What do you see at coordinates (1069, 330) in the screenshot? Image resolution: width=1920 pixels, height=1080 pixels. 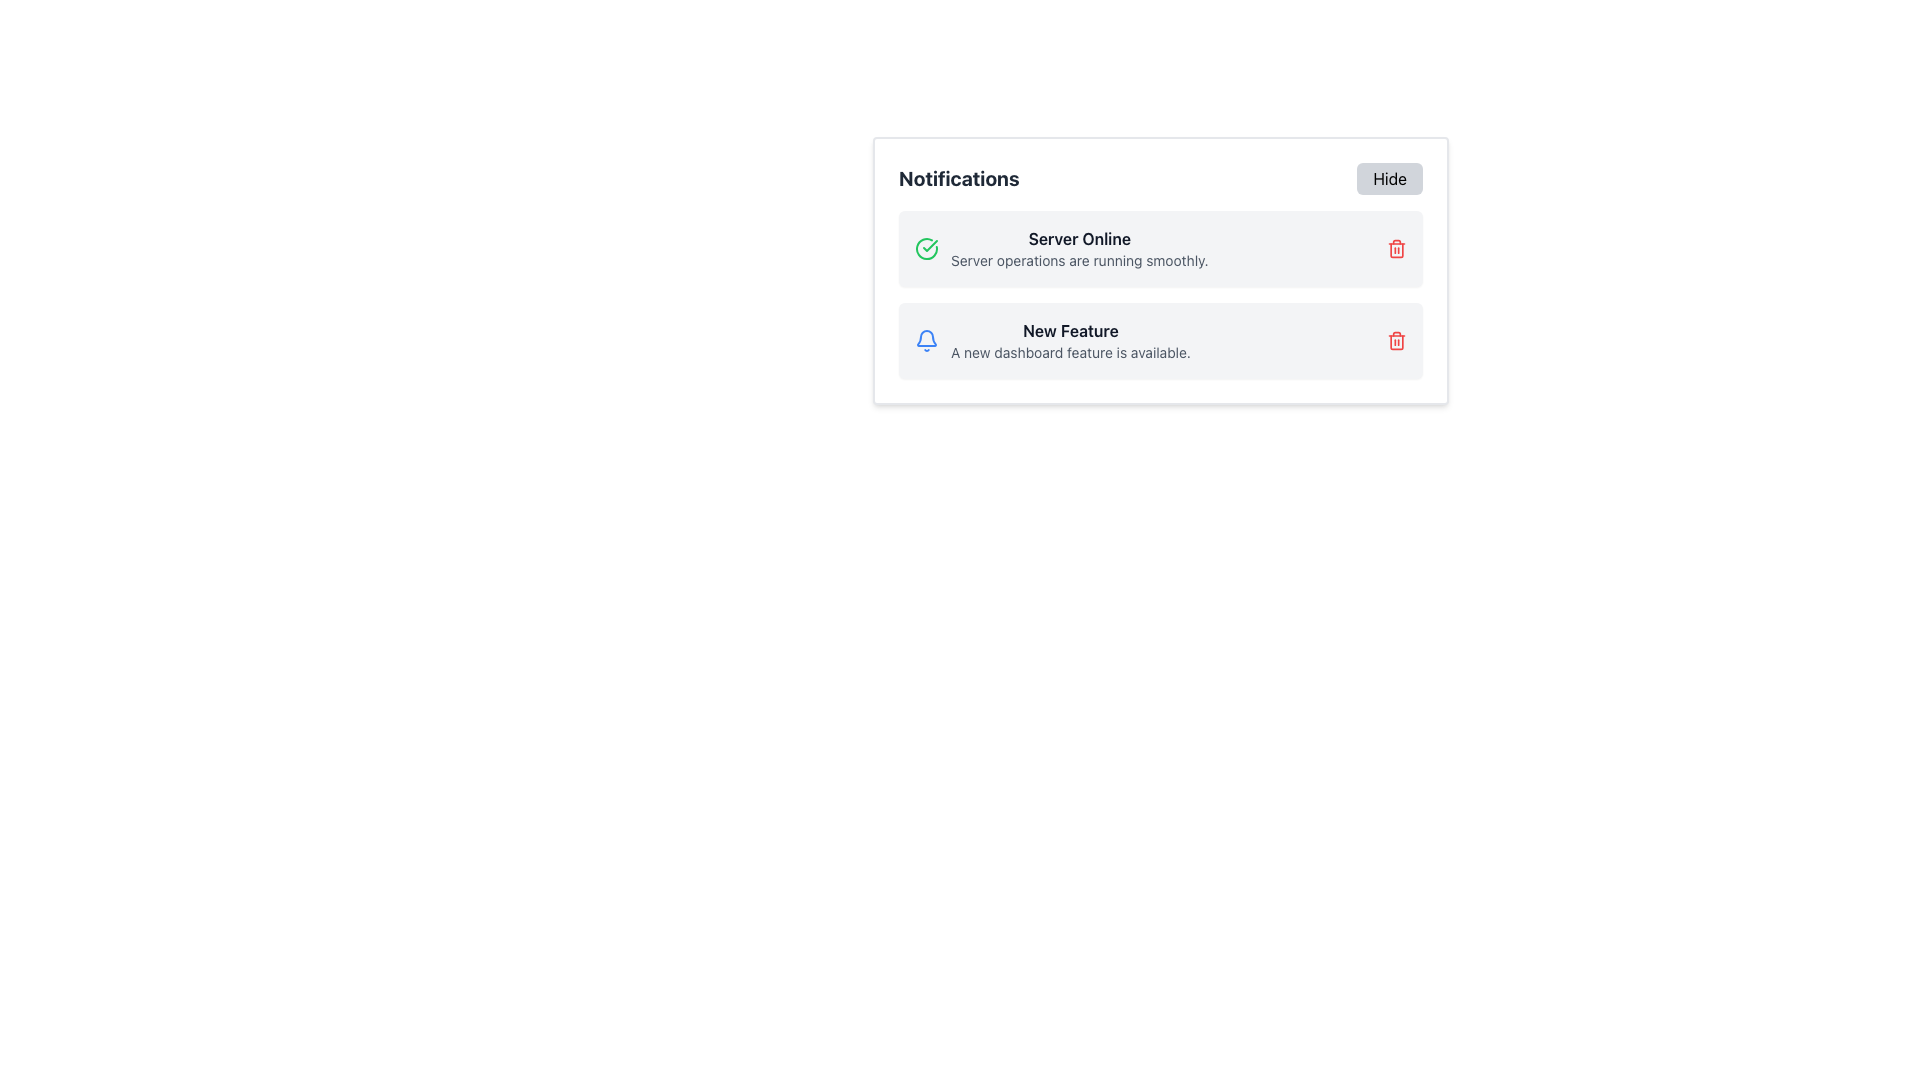 I see `text content of the 'New Feature' label, which is displayed in bold, dark gray font on a light gray notification card` at bounding box center [1069, 330].